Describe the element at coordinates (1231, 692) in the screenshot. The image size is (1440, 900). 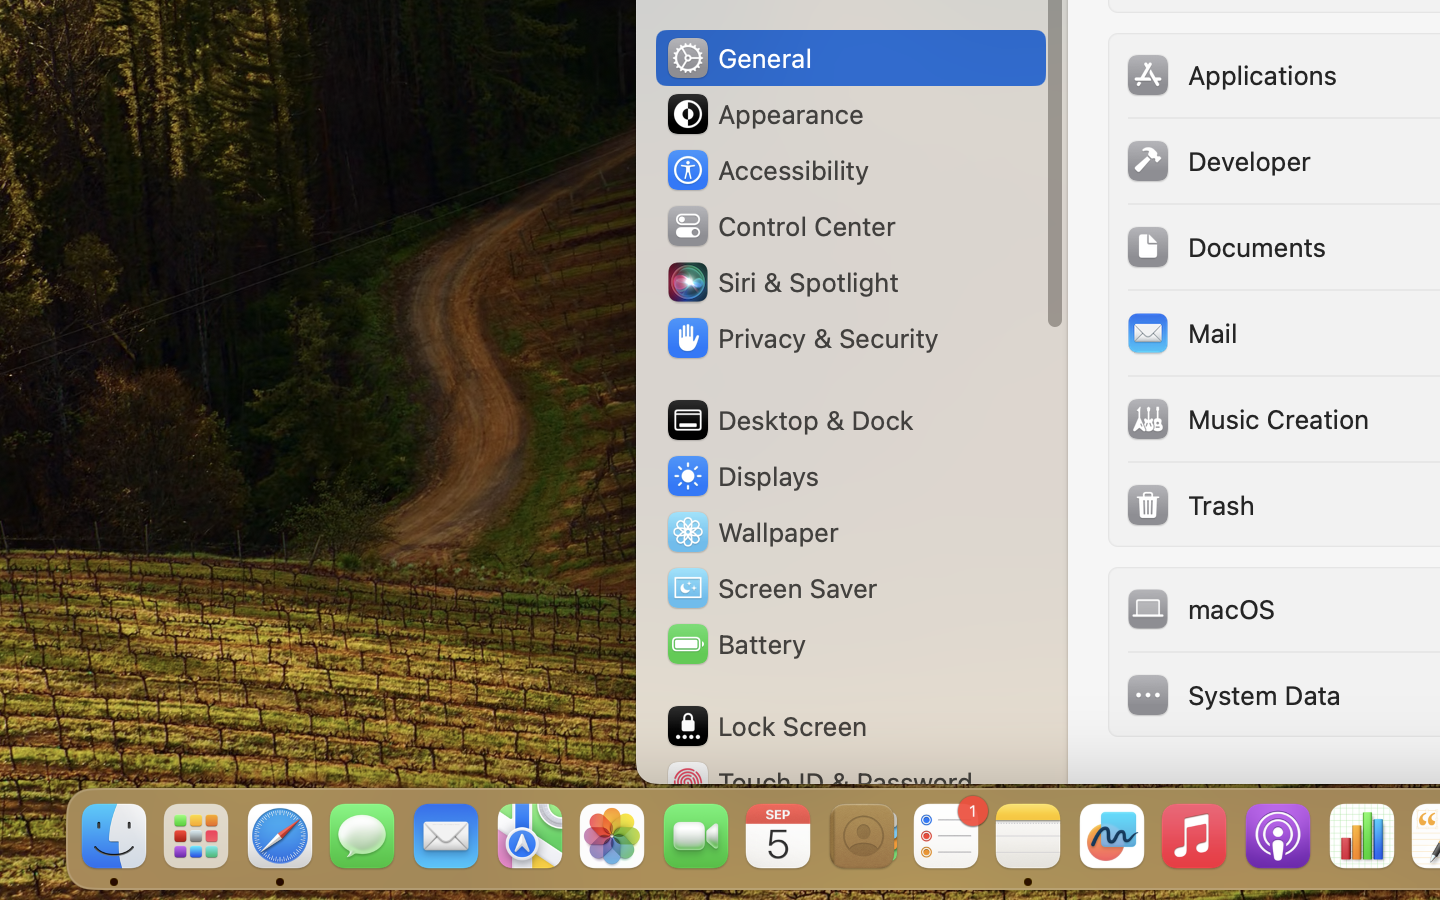
I see `'System Data'` at that location.